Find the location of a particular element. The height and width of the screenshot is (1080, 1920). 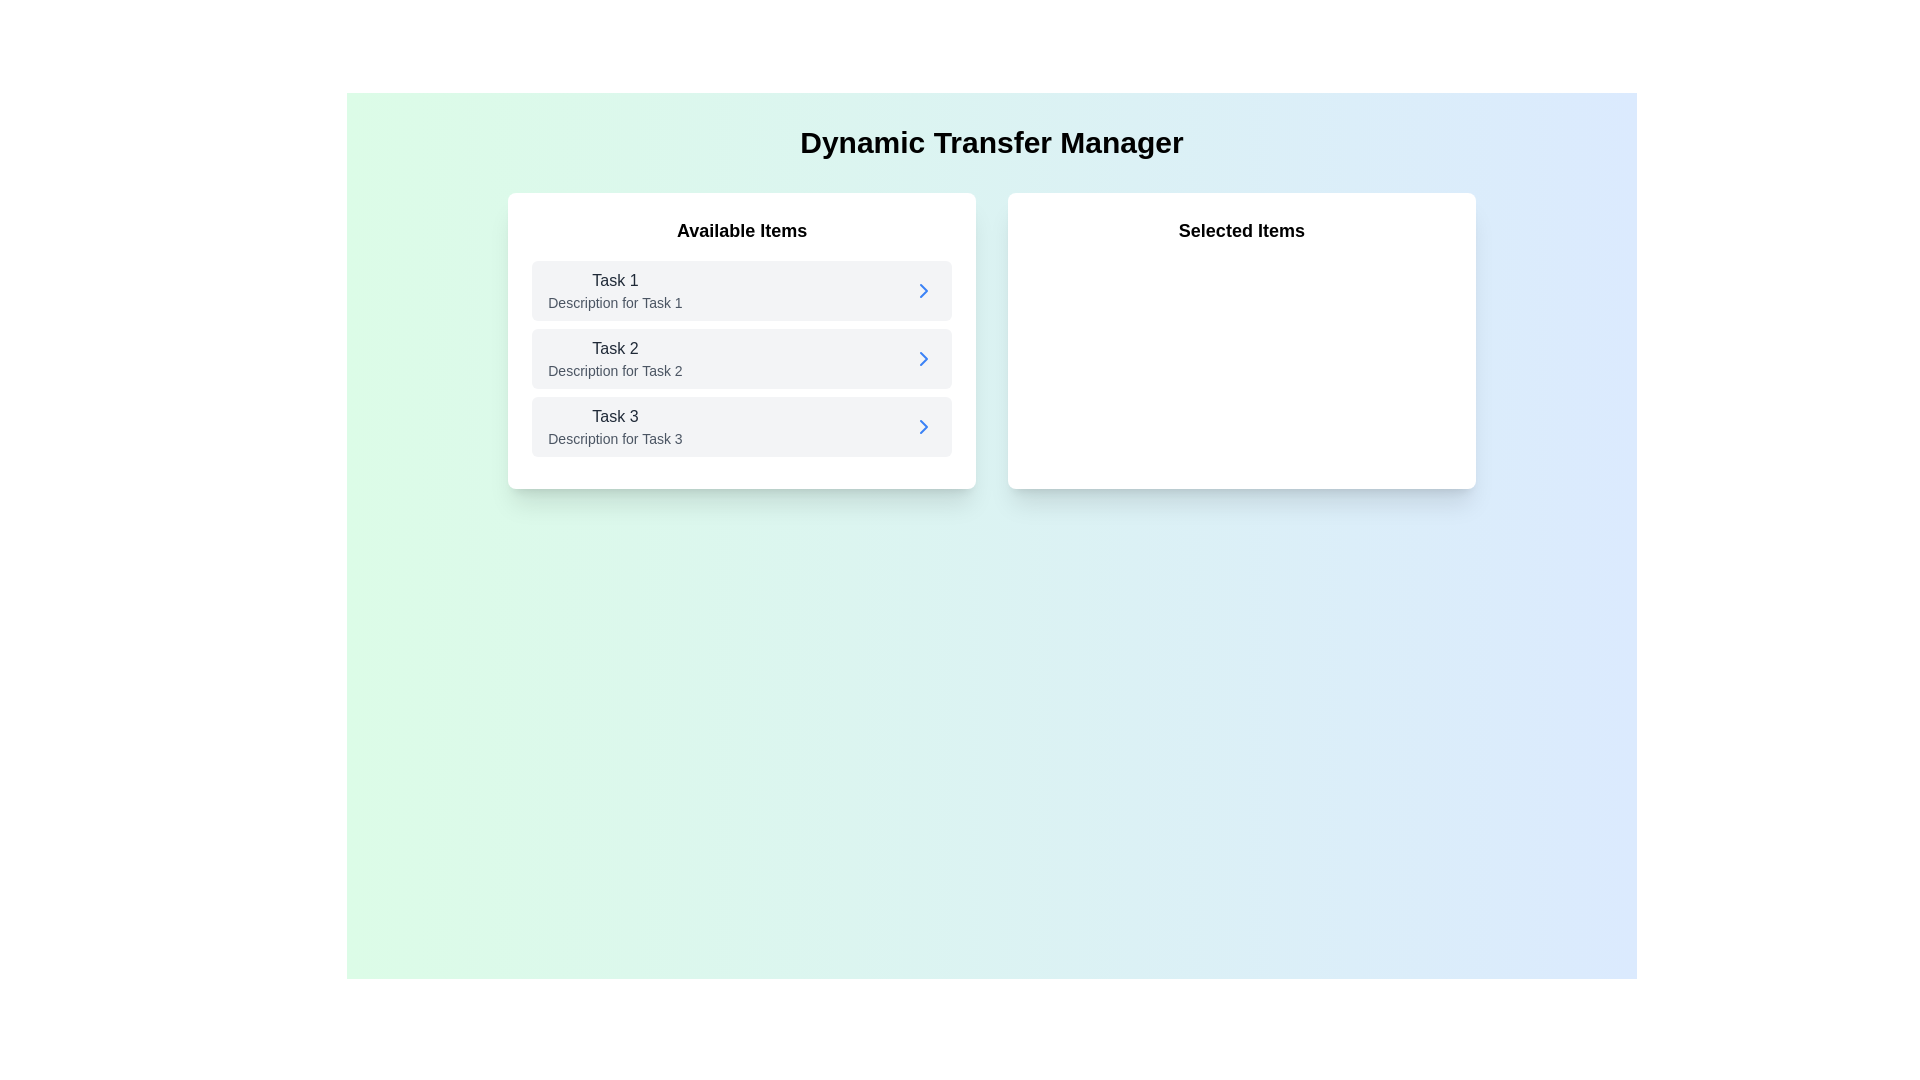

the second item in the list of 'Available Items' is located at coordinates (741, 357).